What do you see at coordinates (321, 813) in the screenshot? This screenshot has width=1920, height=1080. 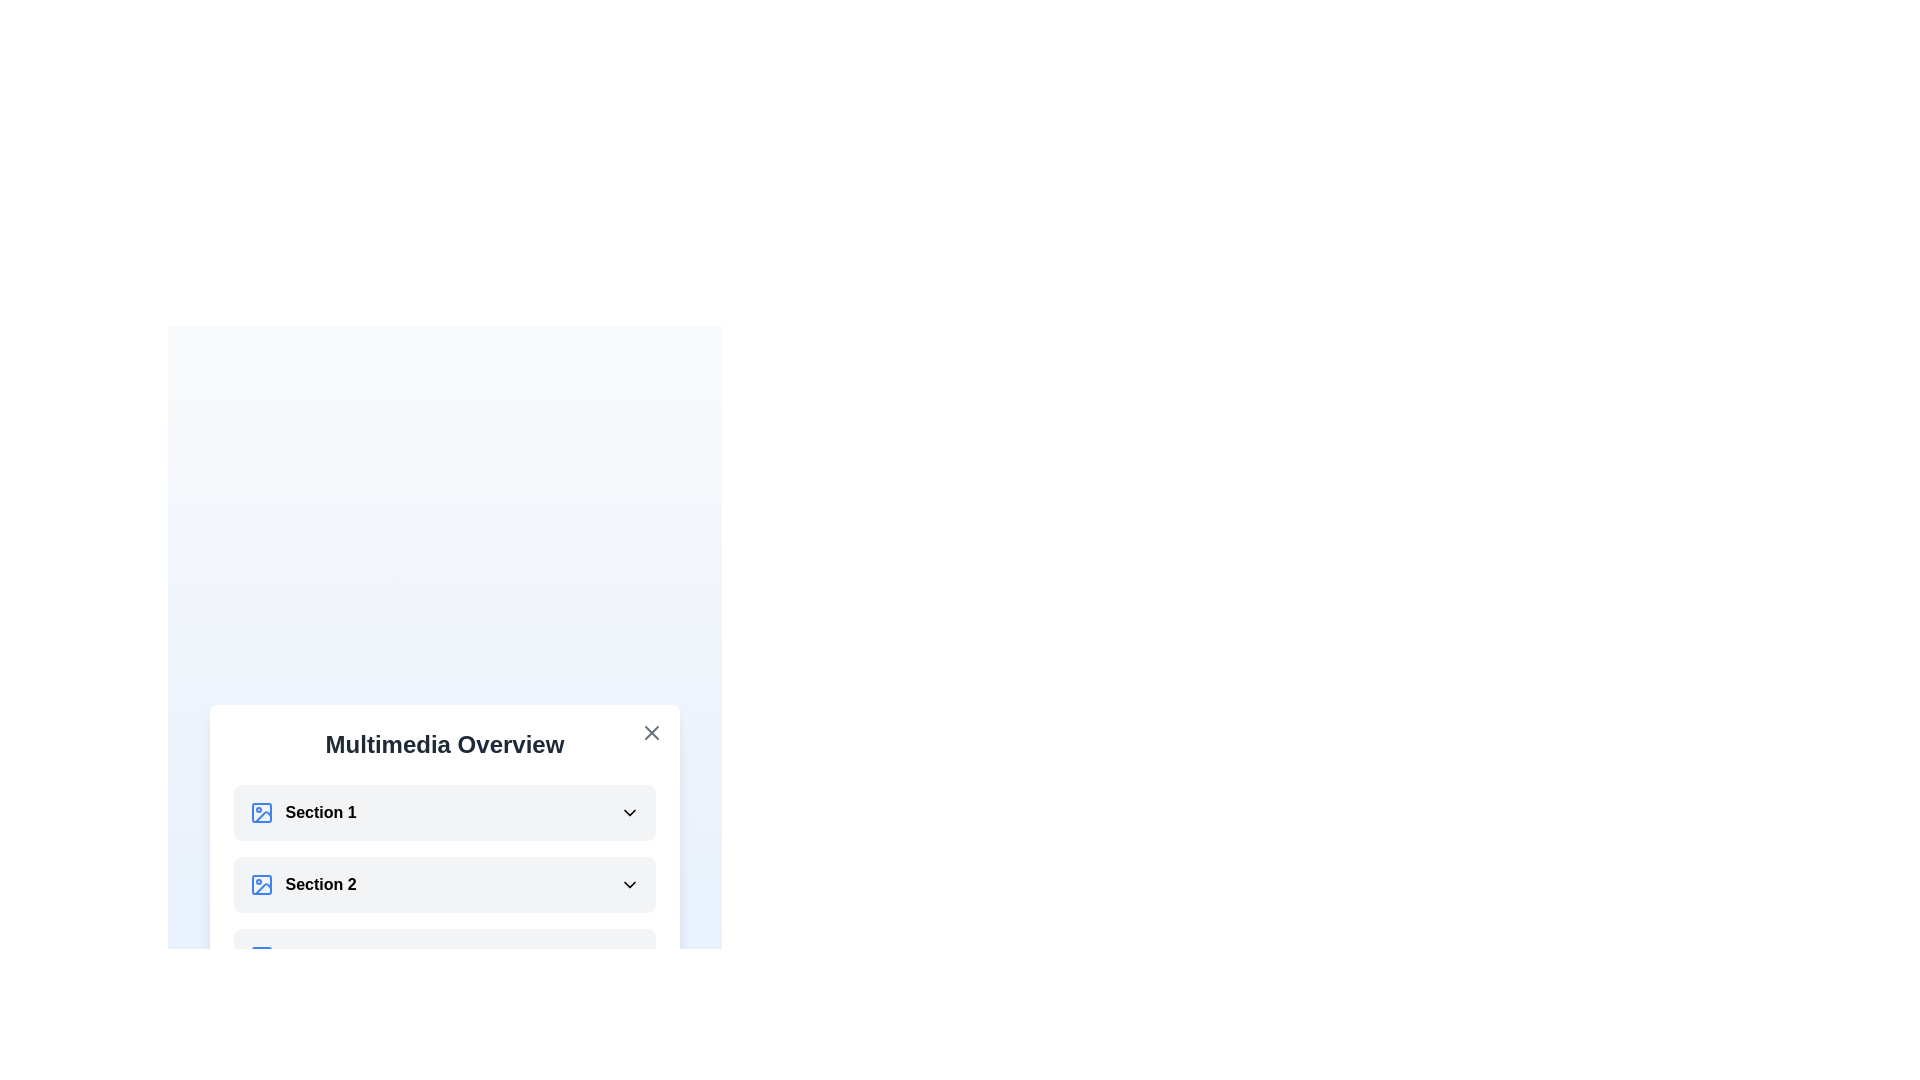 I see `text label 'Section 1' which is bold and located to the right of a blue-tinted icon within the 'Multimedia Overview' modal dialog box` at bounding box center [321, 813].